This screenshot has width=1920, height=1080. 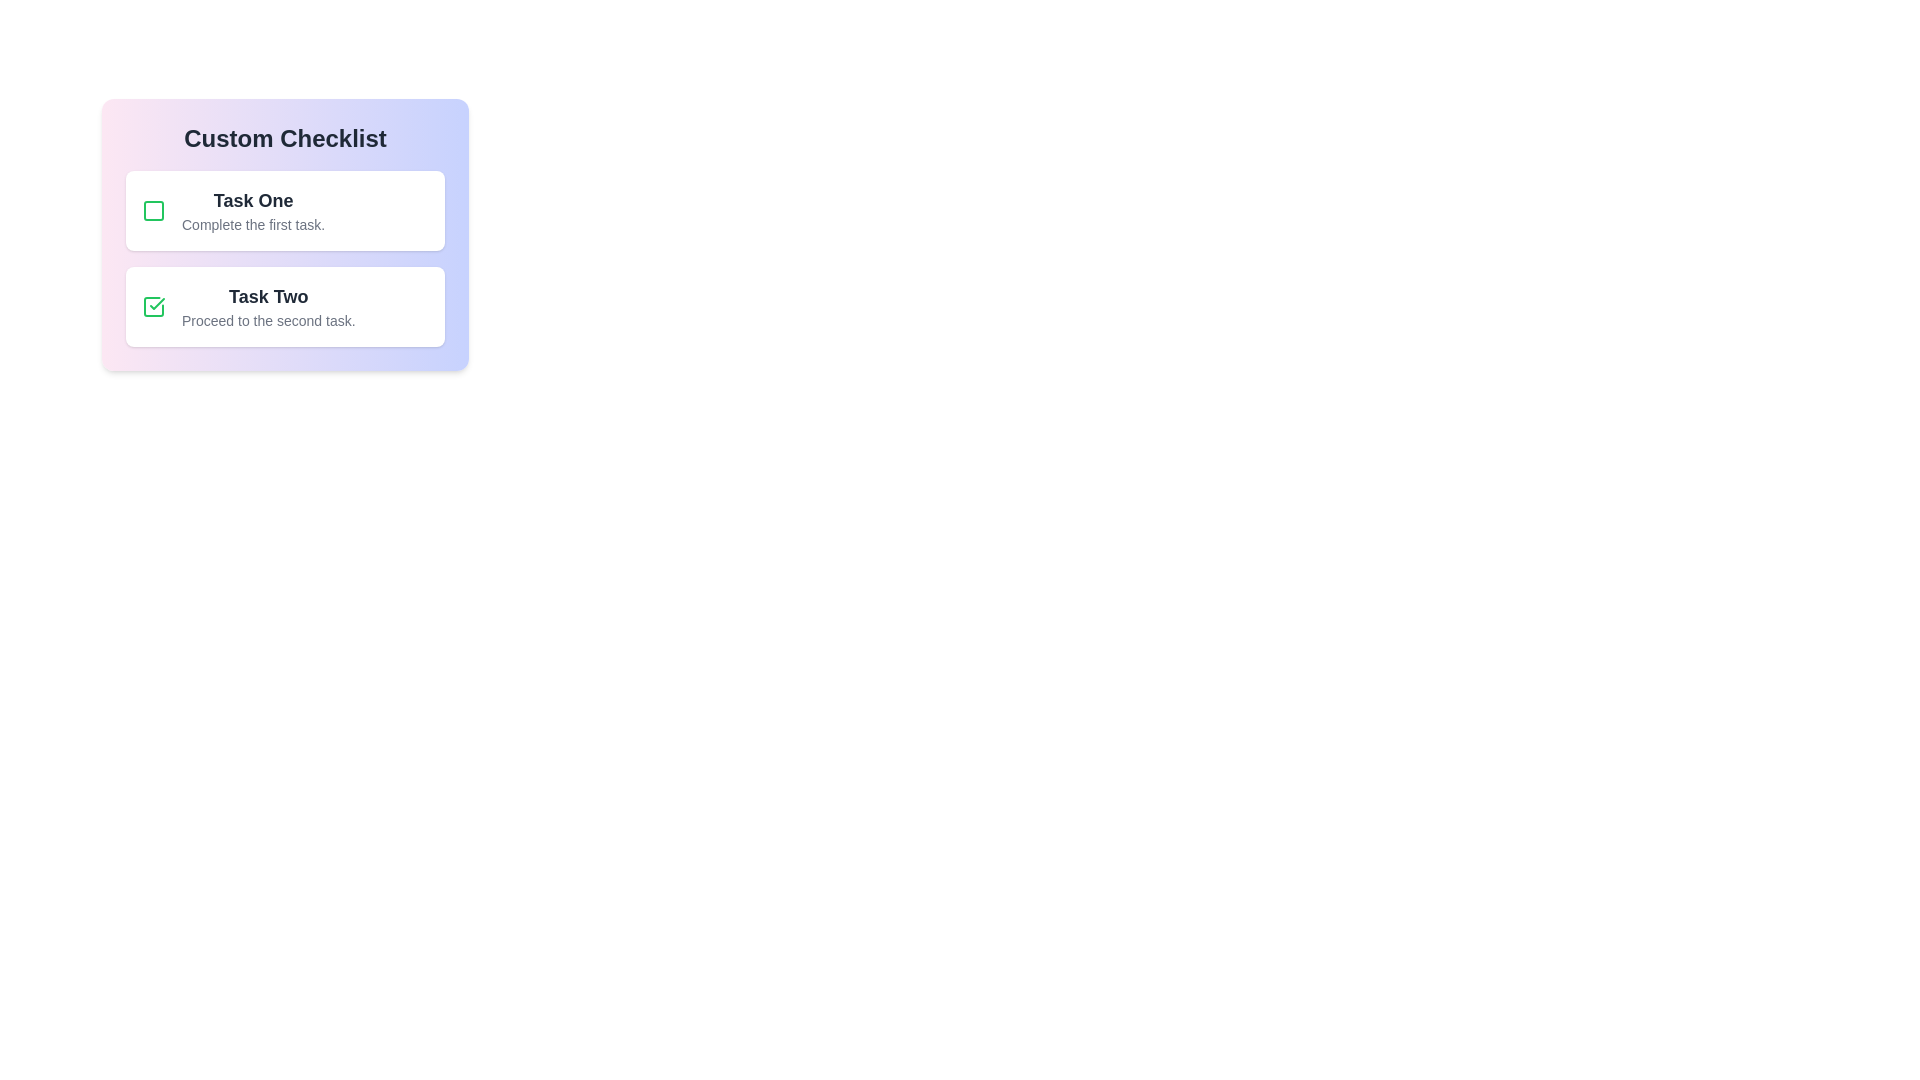 What do you see at coordinates (152, 307) in the screenshot?
I see `the interactive green checkbox with a checkmark icon located on the left side of the 'Task Two' card in the checklist interface` at bounding box center [152, 307].